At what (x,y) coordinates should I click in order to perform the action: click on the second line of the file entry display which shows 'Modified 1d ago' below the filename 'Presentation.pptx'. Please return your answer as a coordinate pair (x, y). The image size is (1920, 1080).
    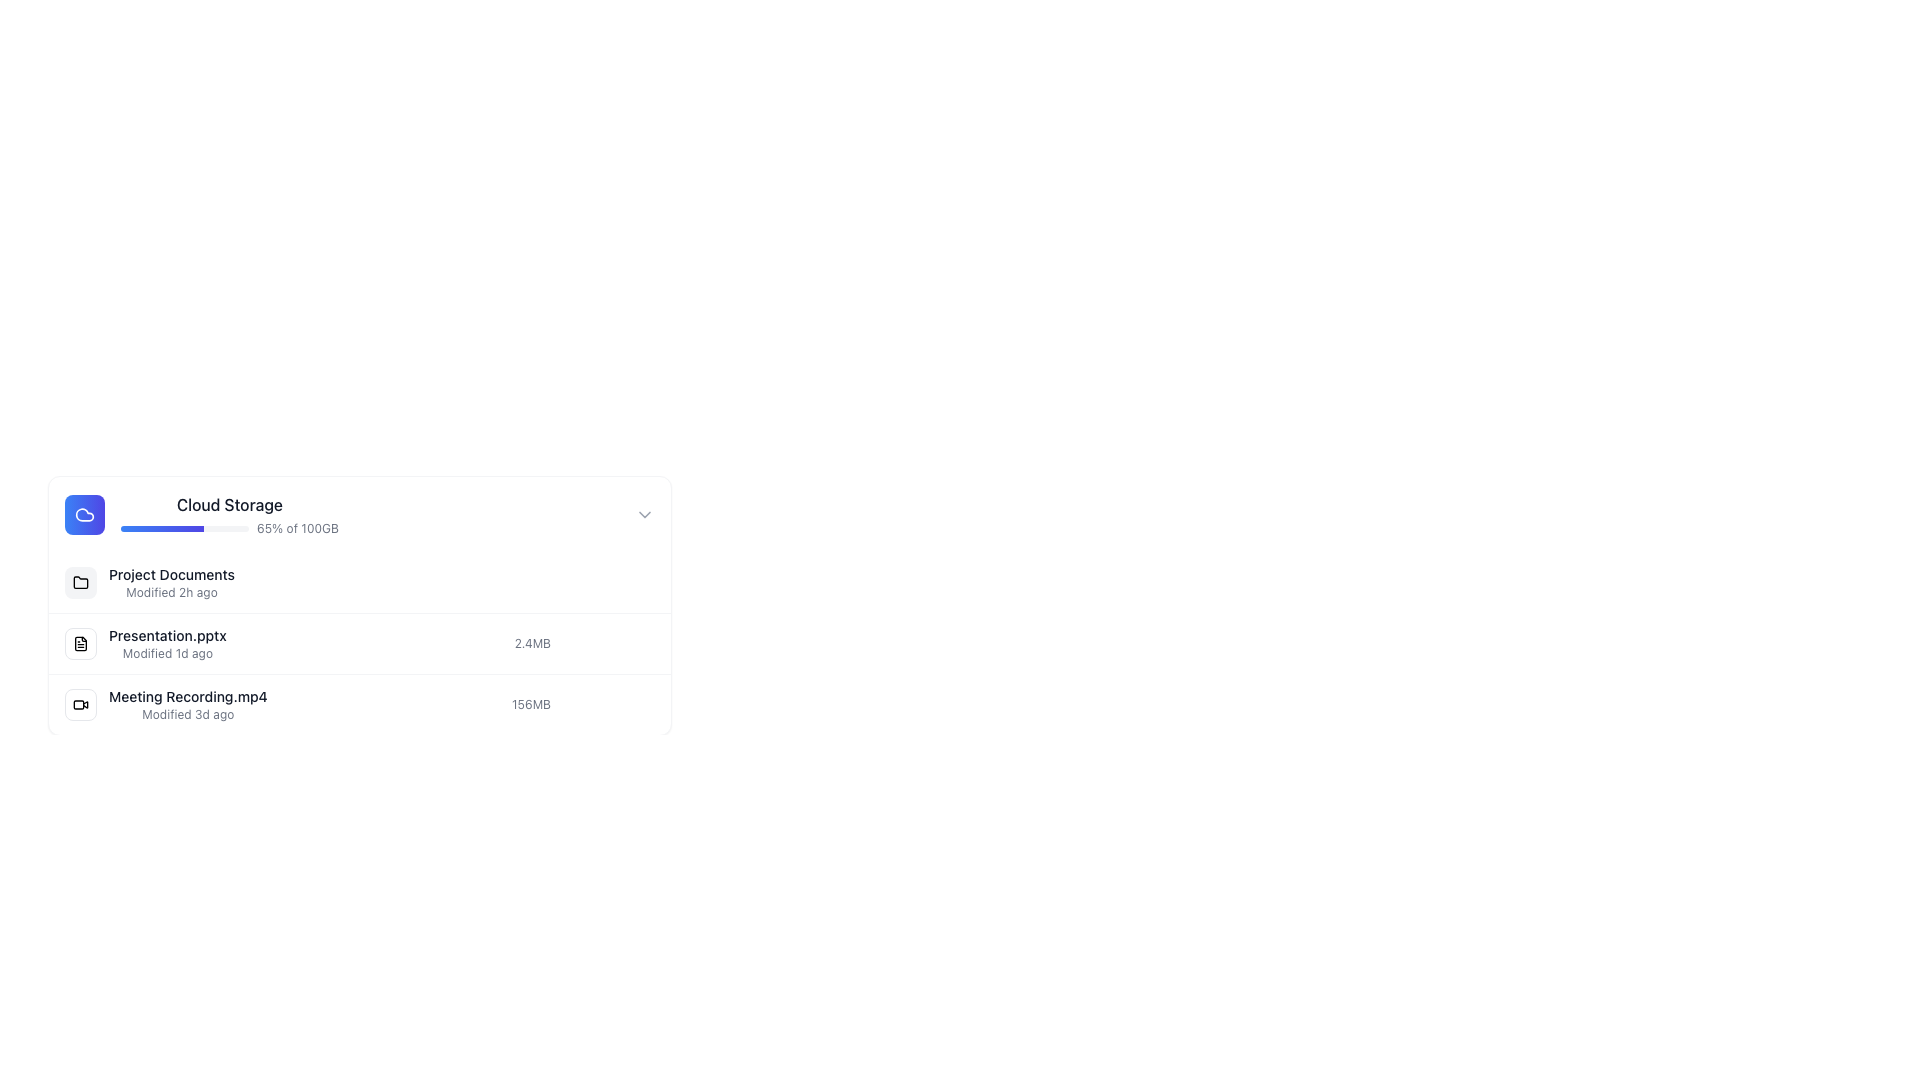
    Looking at the image, I should click on (167, 644).